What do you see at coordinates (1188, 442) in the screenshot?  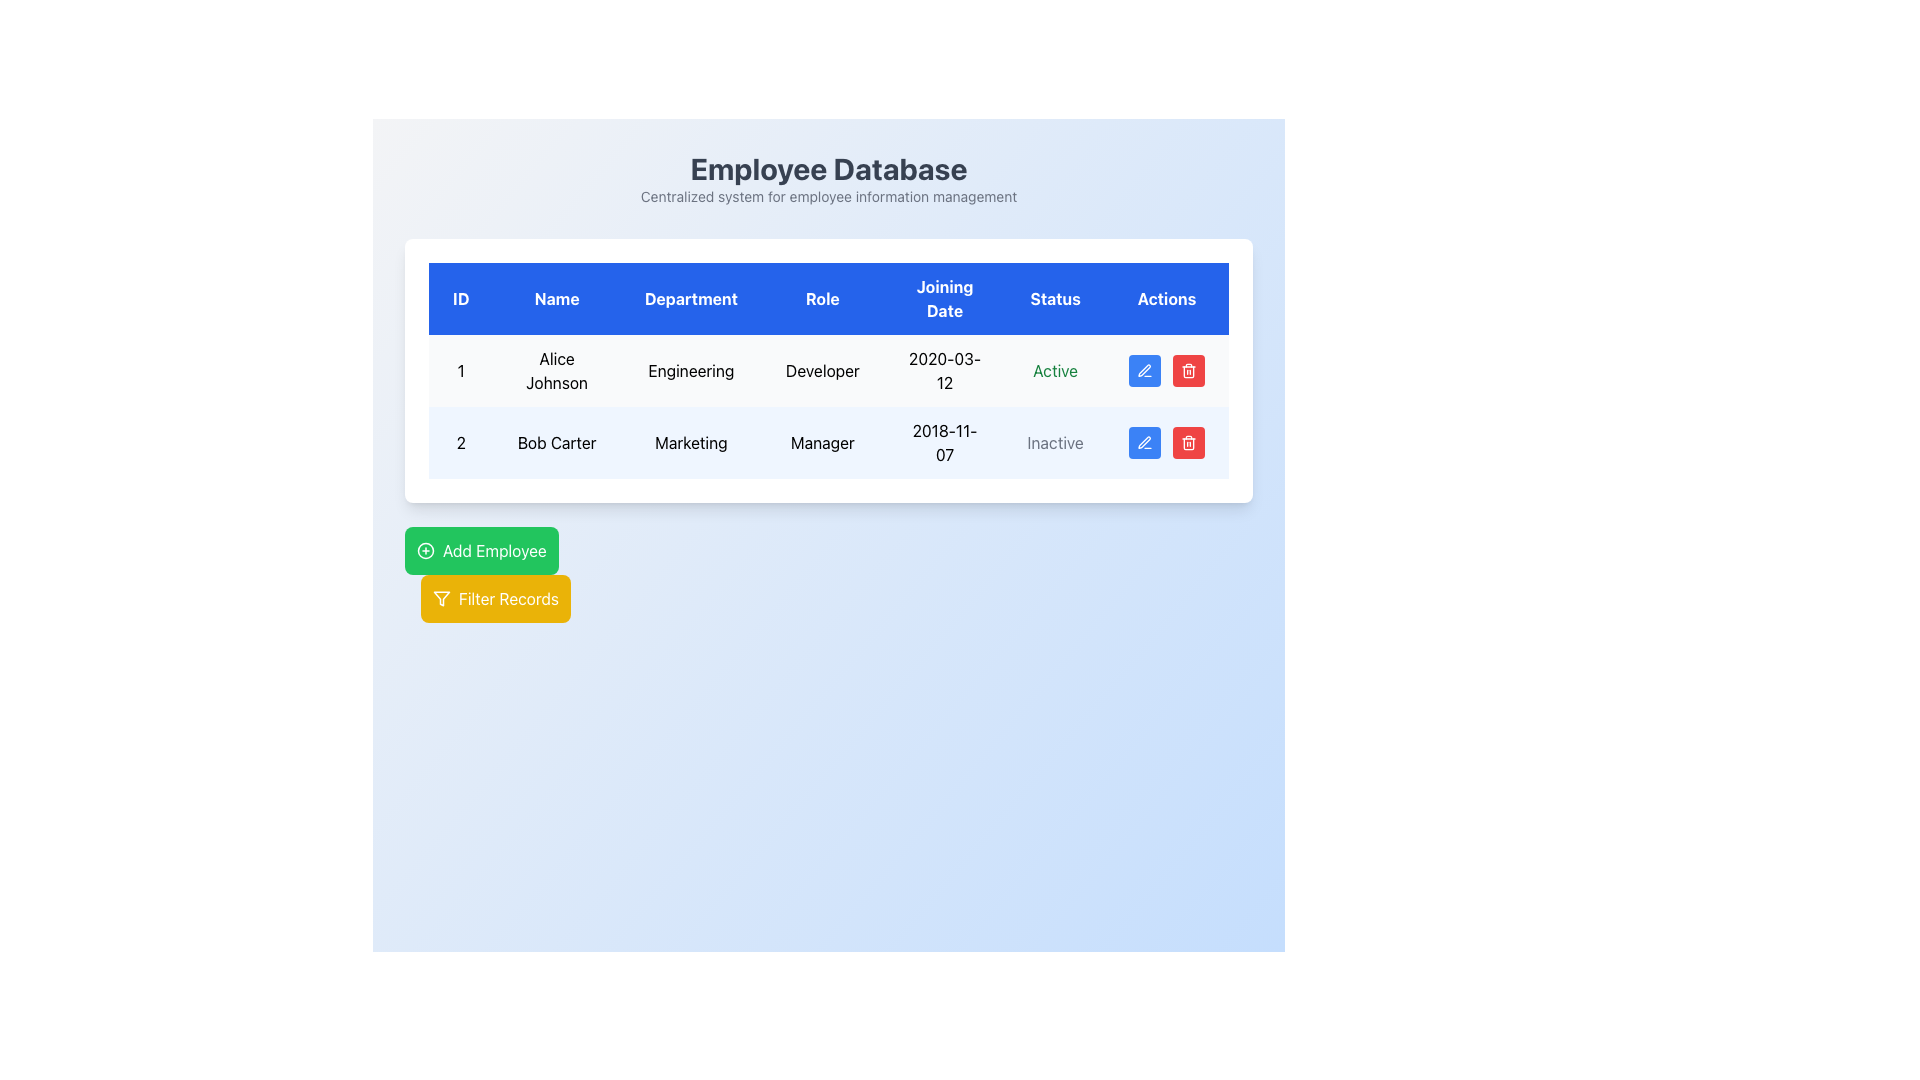 I see `the delete button located in the rightmost column of the second row in the 'Actions' table` at bounding box center [1188, 442].